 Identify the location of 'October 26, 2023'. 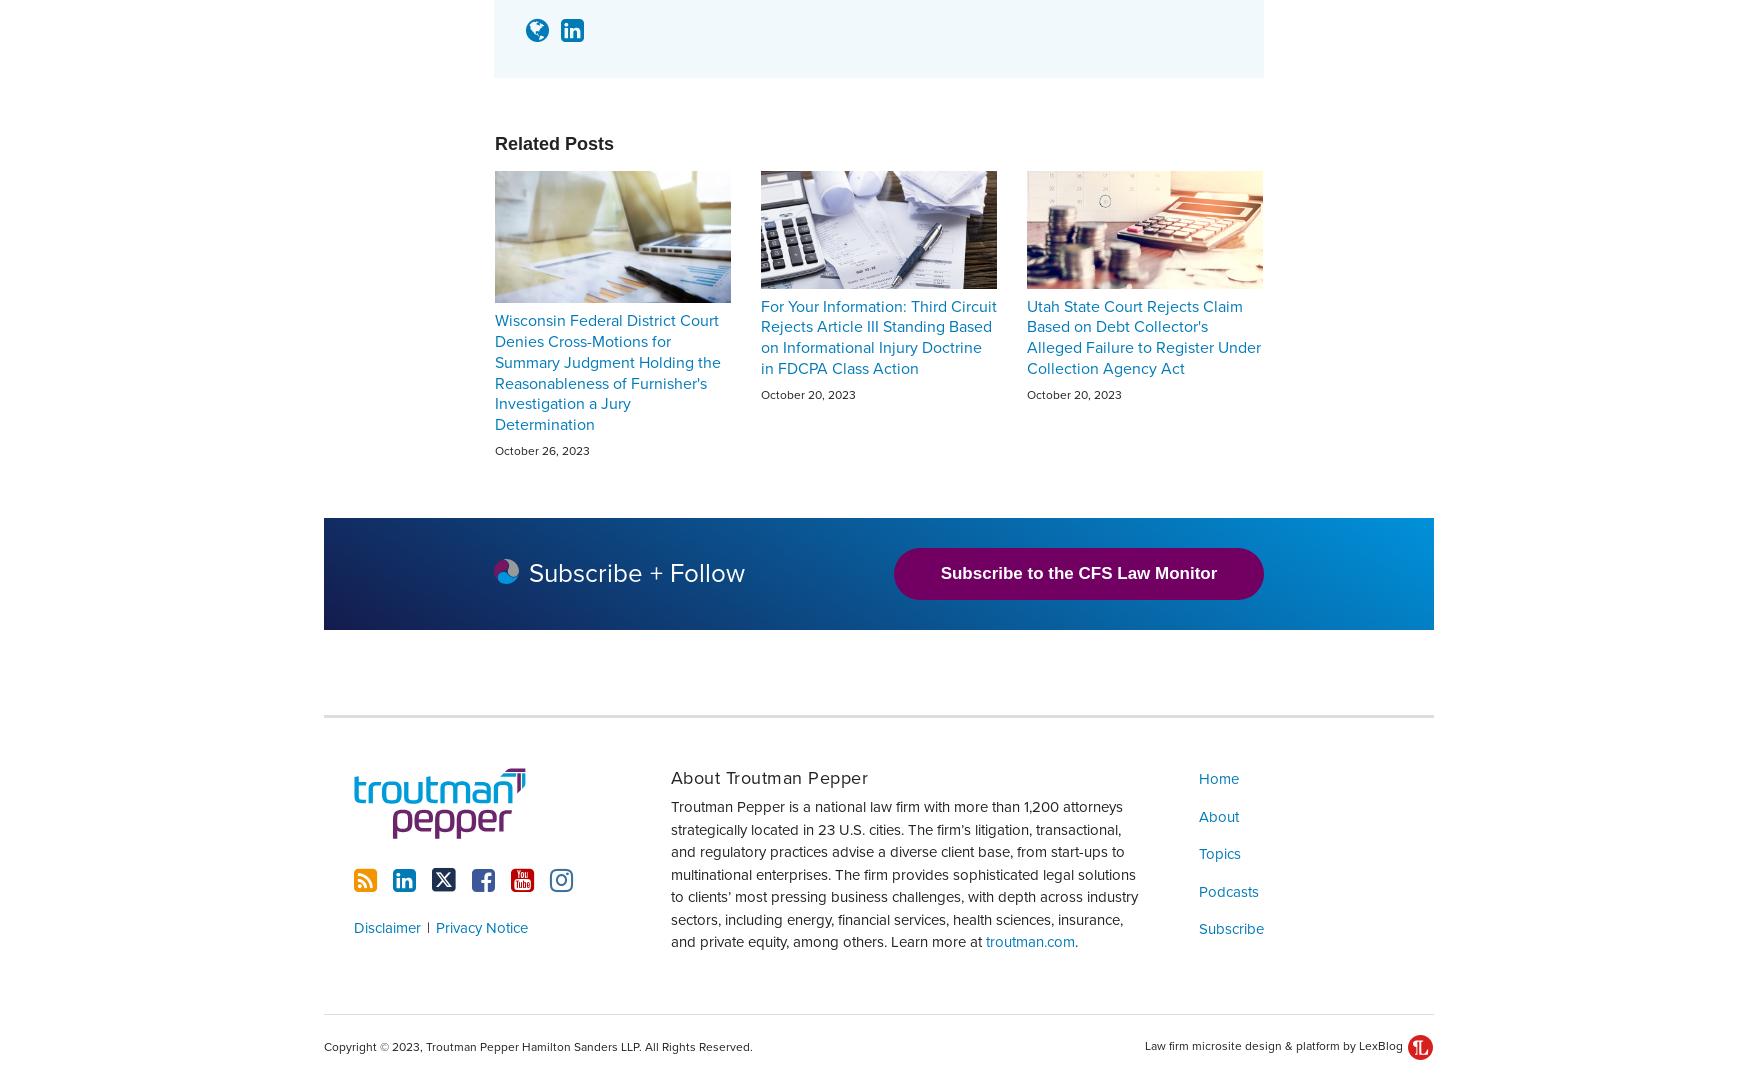
(541, 448).